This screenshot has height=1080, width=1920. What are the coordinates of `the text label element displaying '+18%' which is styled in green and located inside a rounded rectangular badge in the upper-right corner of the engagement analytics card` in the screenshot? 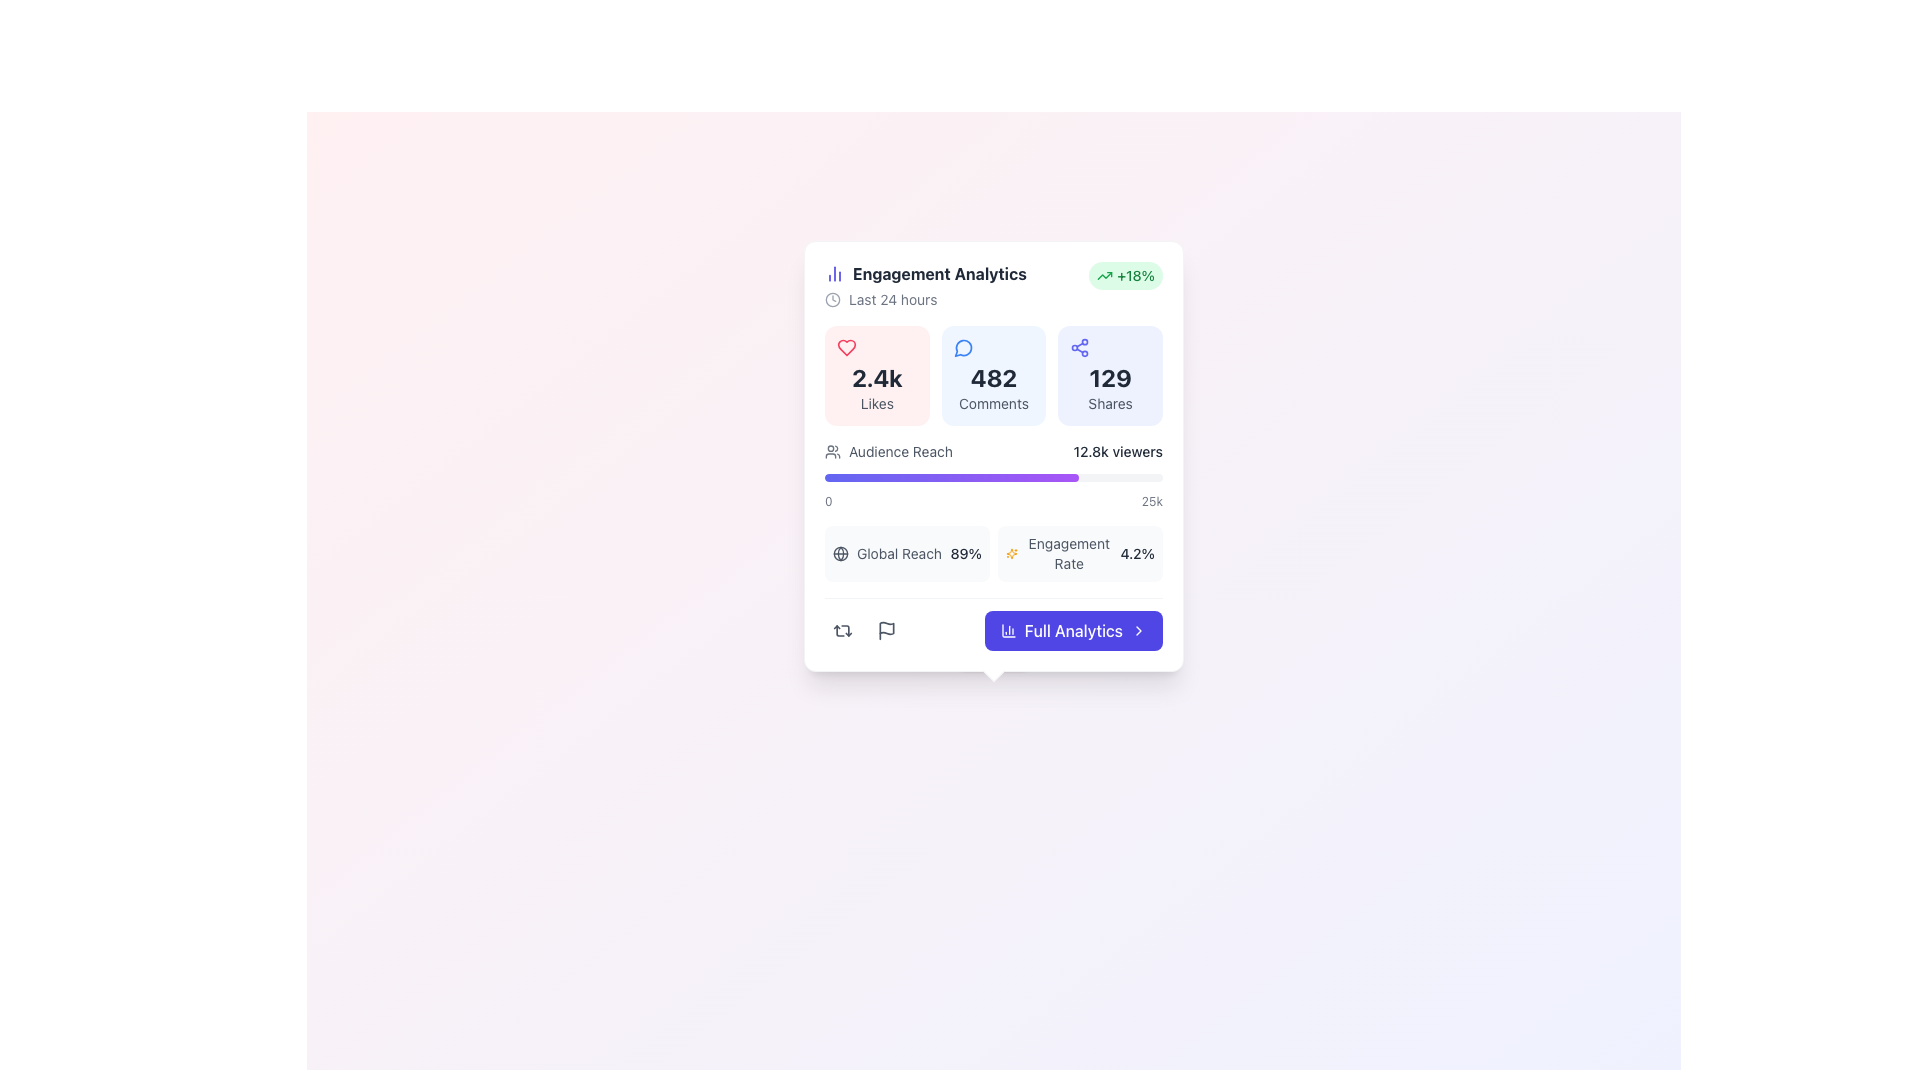 It's located at (1136, 276).